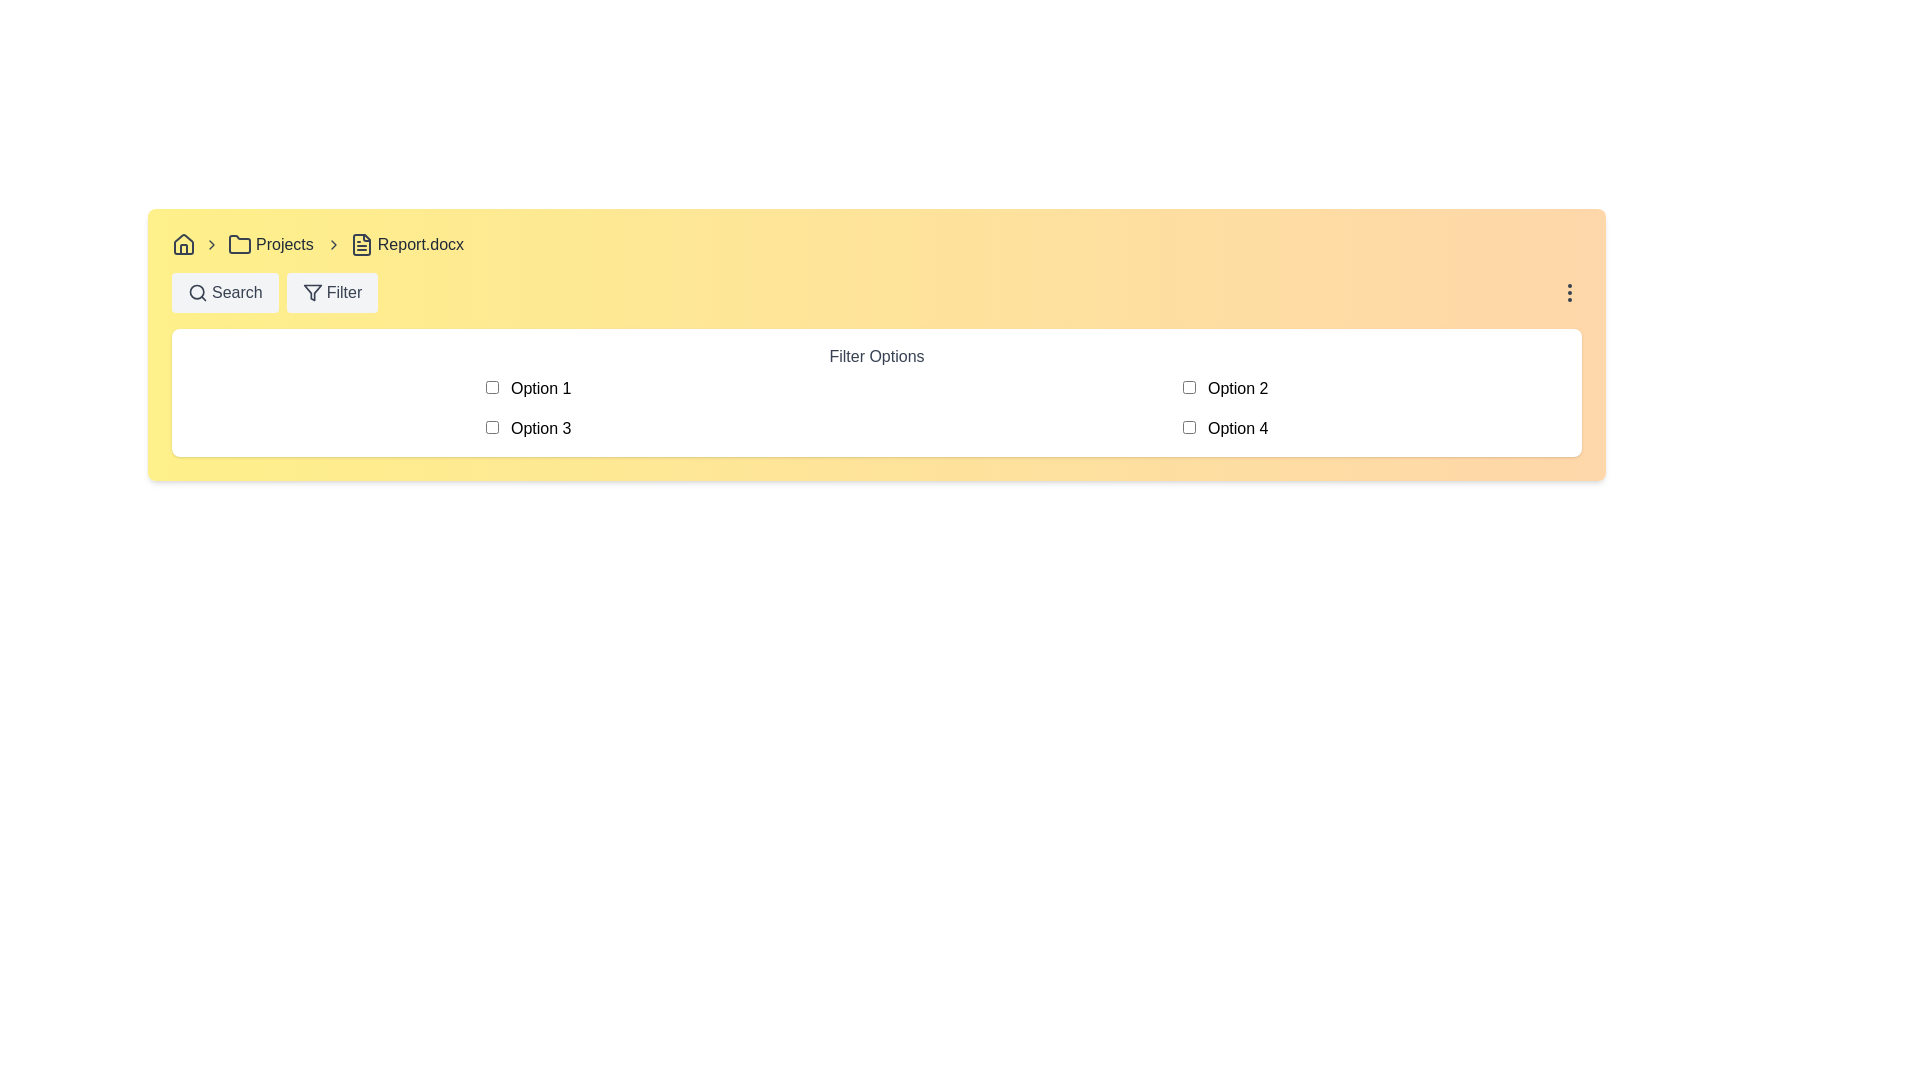  Describe the element at coordinates (1189, 426) in the screenshot. I see `the checkbox located to the left of the label 'Option 4' in the 'Filter Options' box` at that location.